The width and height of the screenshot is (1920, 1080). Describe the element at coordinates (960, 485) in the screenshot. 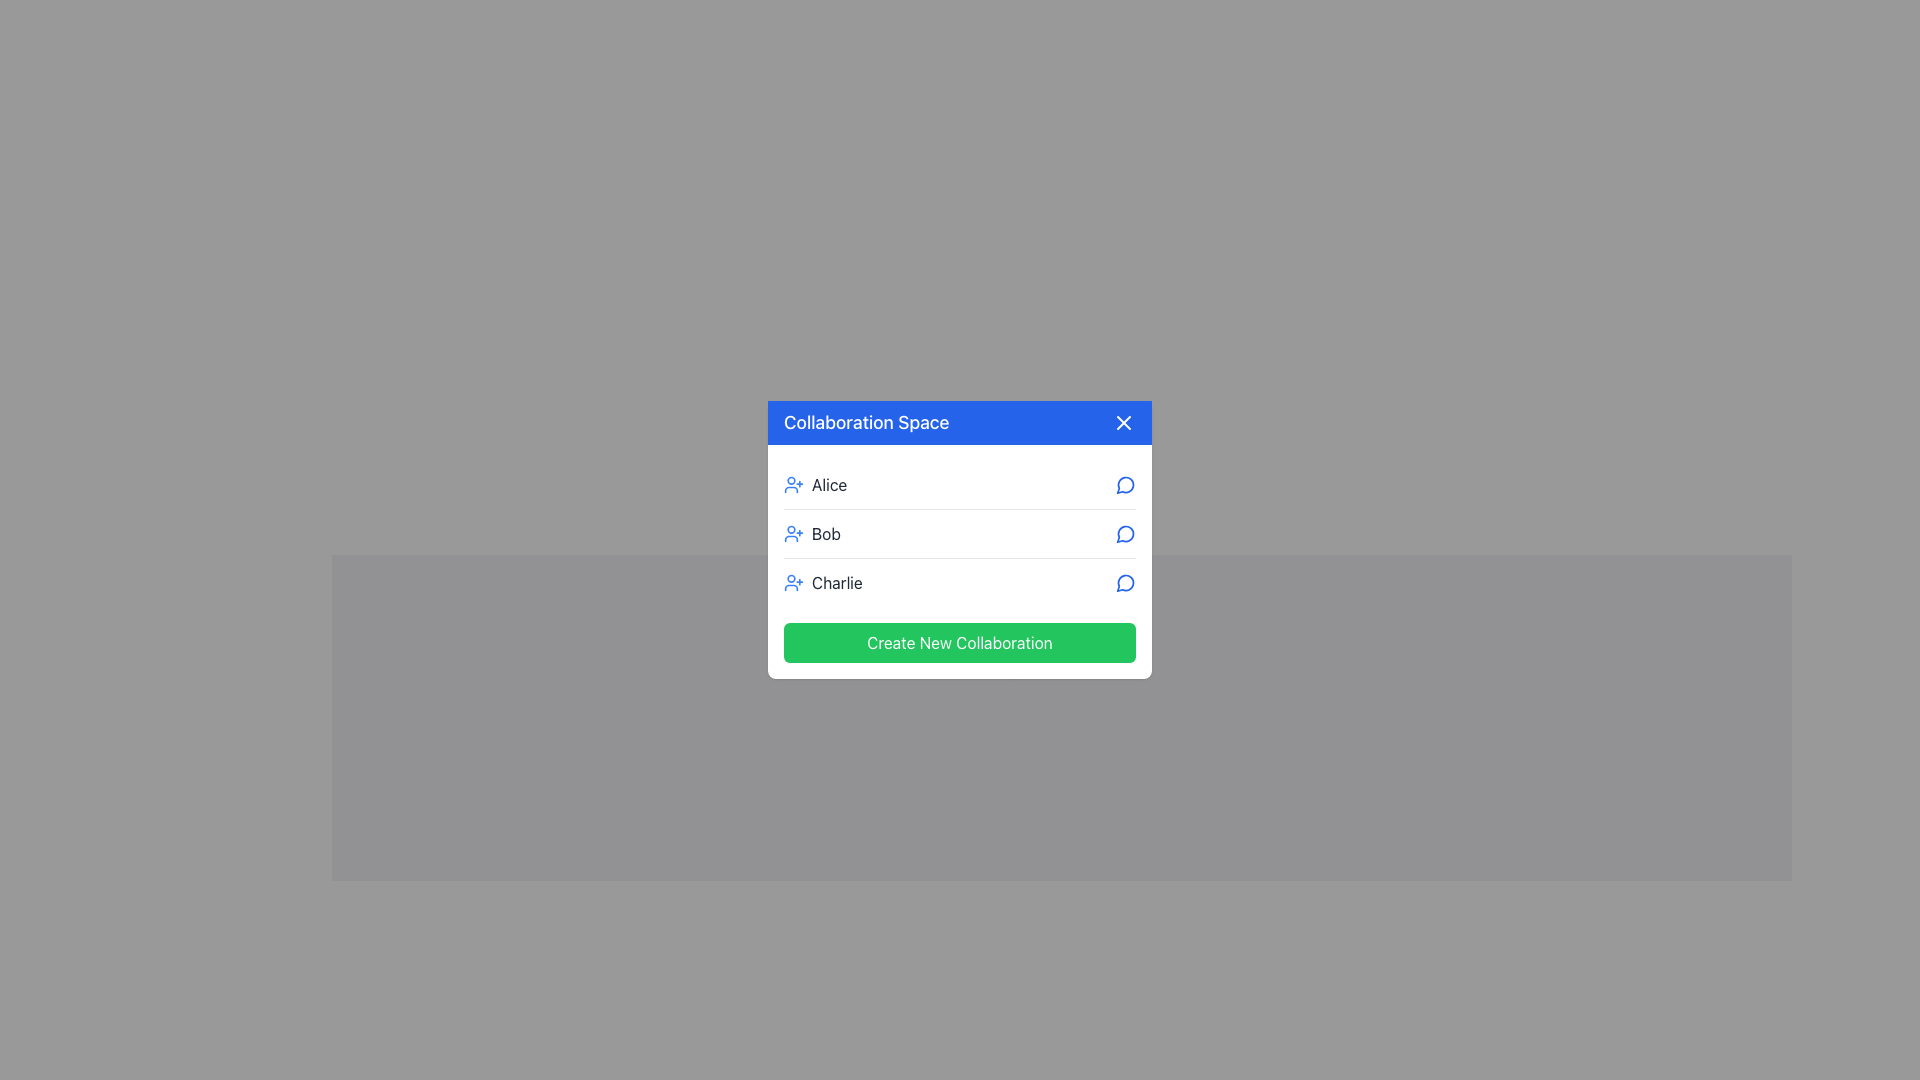

I see `the user list row representing 'Alice'` at that location.